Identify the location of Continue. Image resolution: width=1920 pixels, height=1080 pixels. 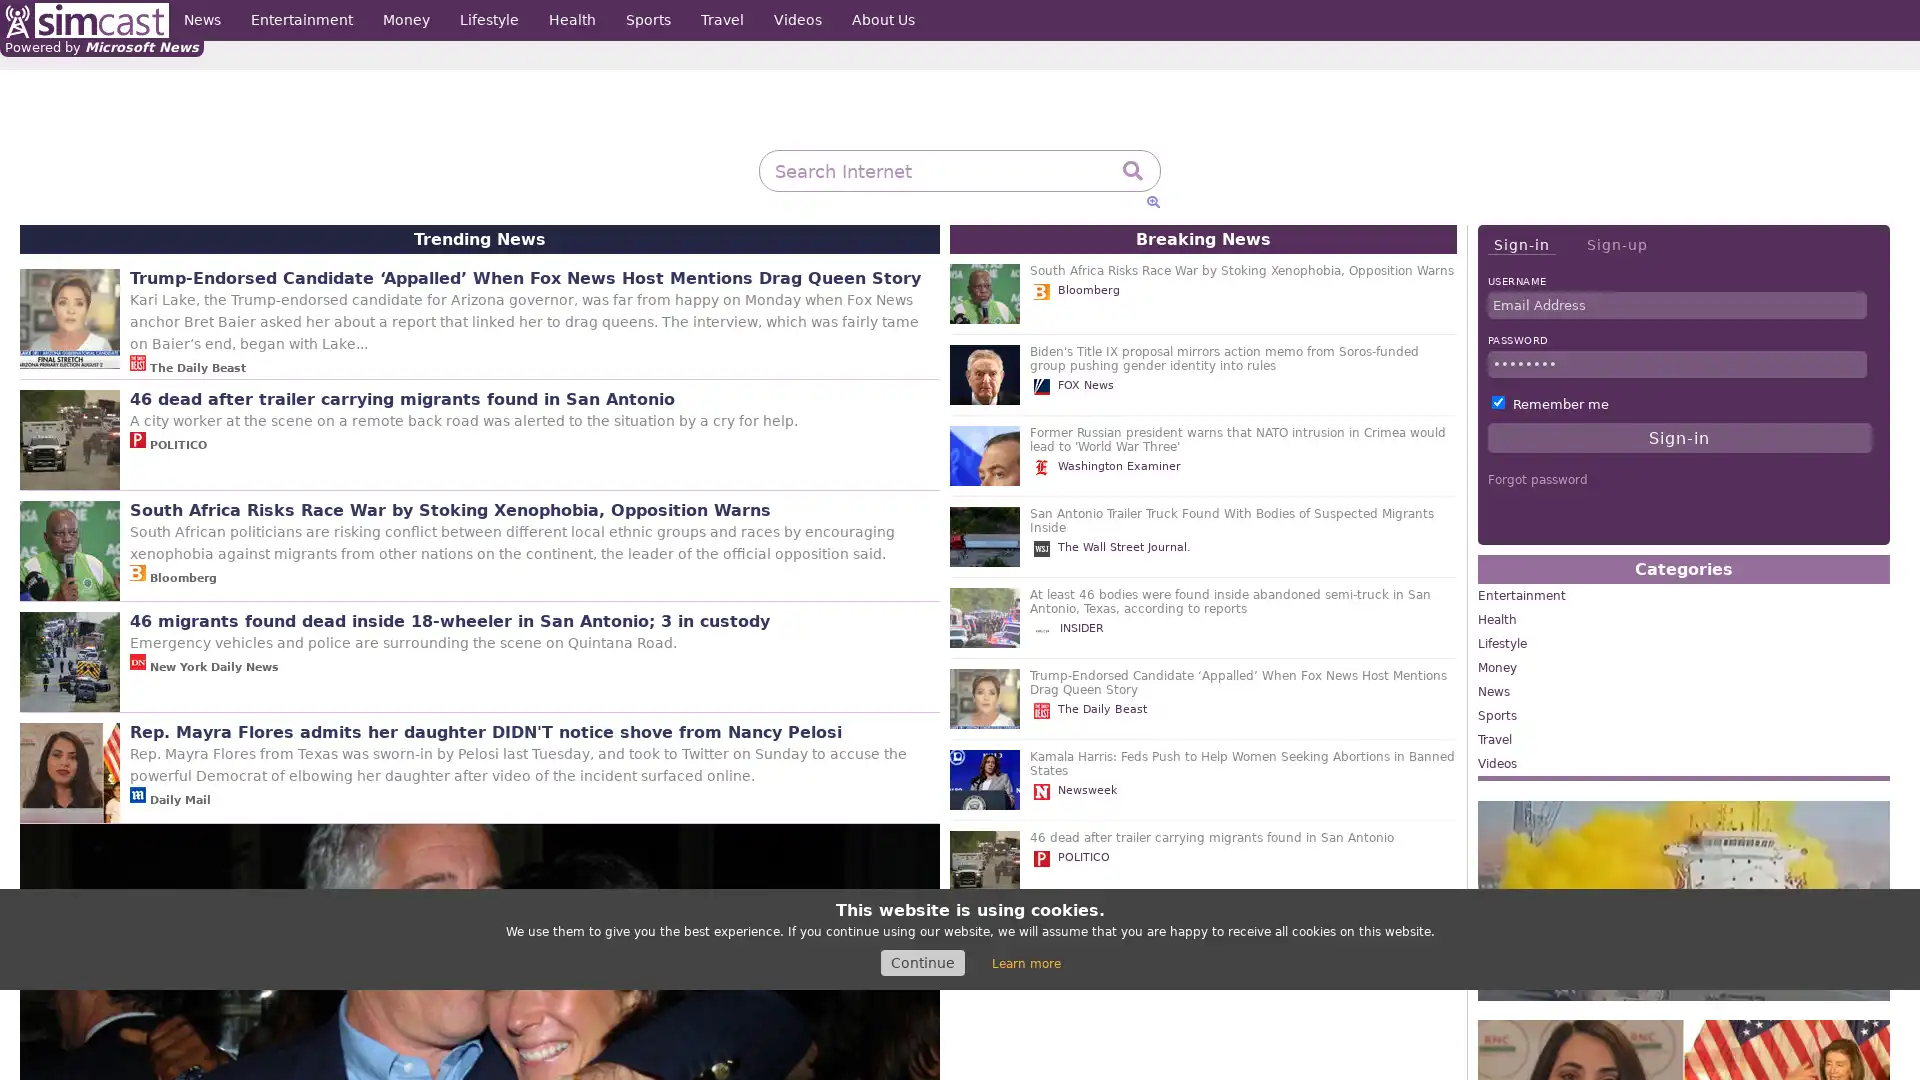
(921, 962).